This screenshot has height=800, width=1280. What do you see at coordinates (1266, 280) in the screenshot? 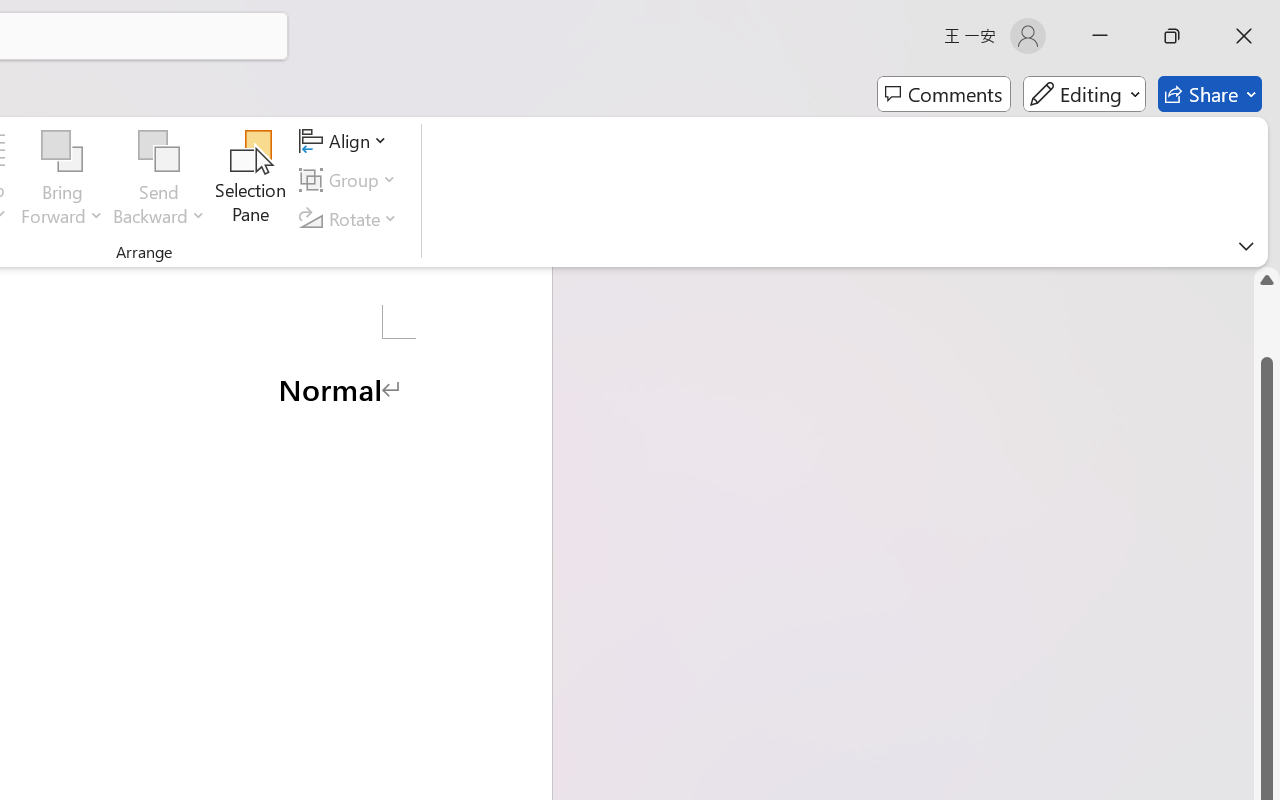
I see `'Line up'` at bounding box center [1266, 280].